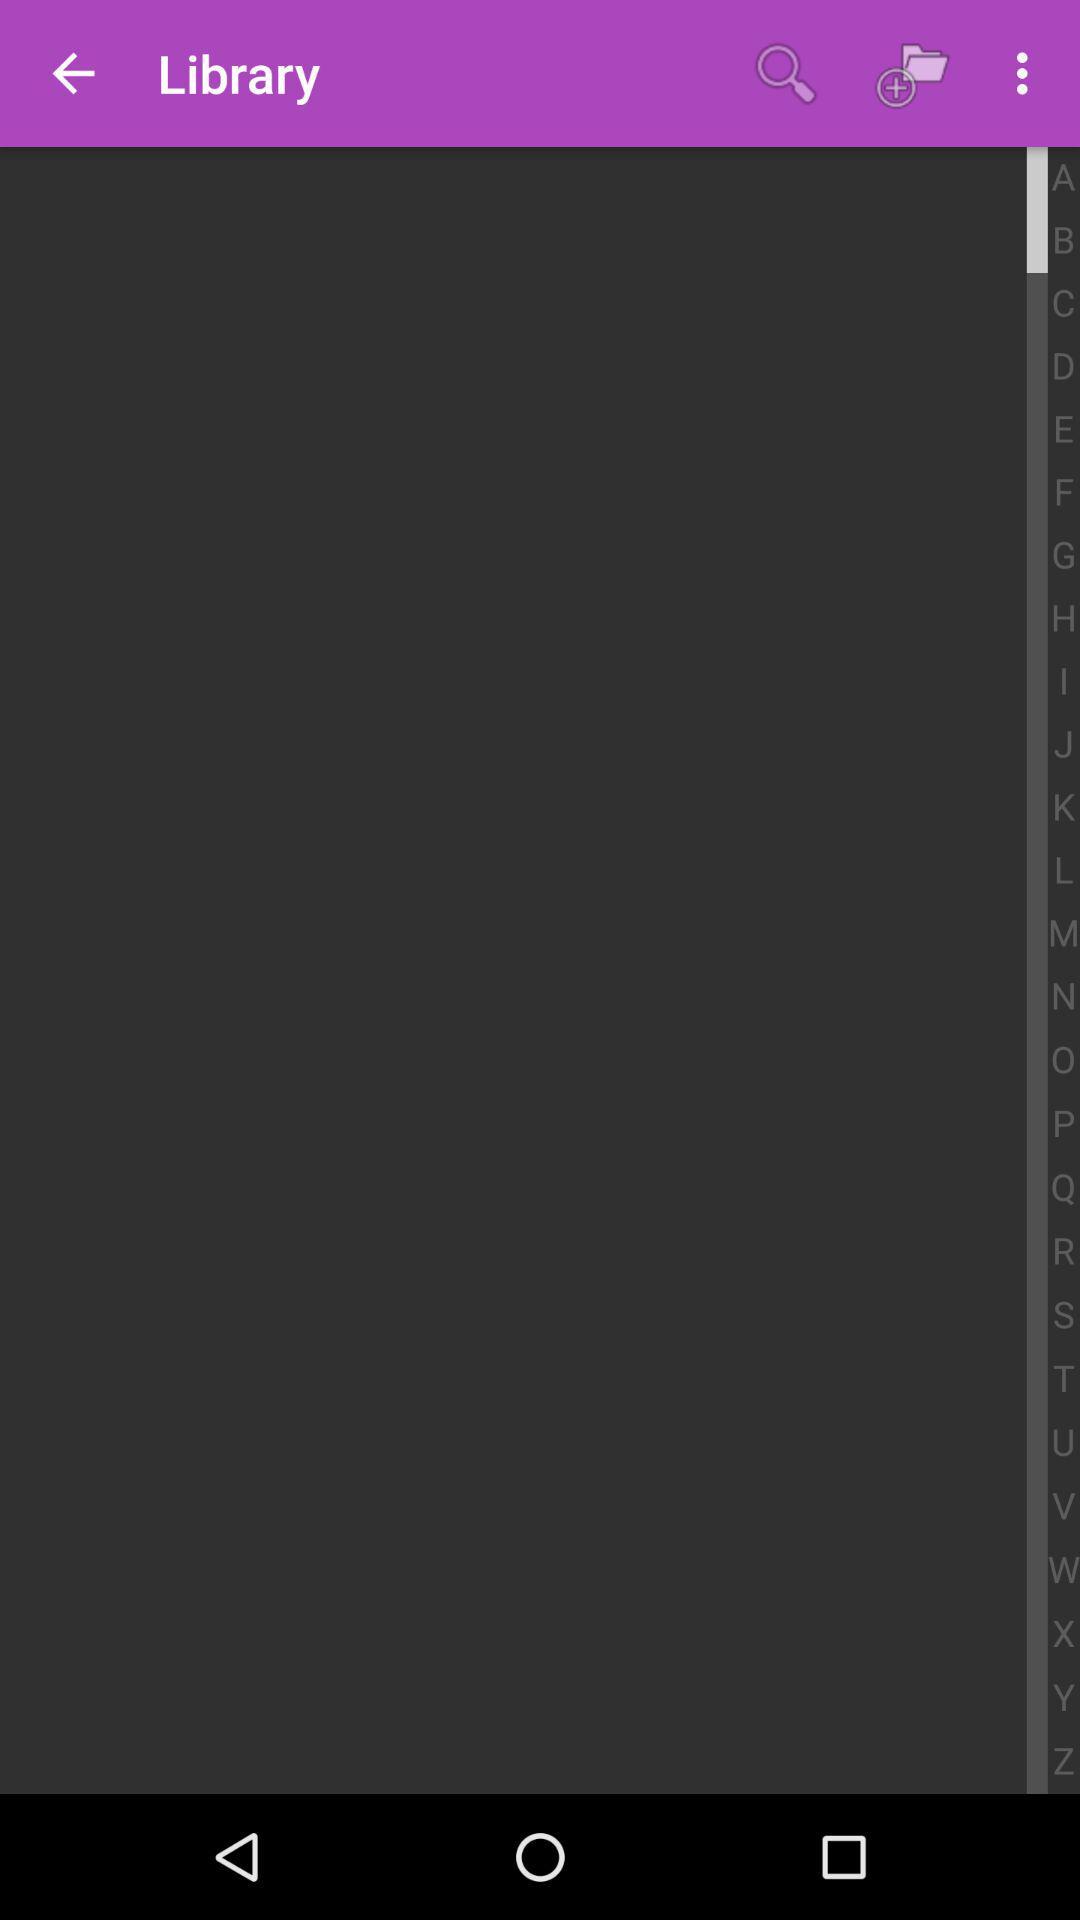 This screenshot has height=1920, width=1080. I want to click on the item above b icon, so click(1062, 178).